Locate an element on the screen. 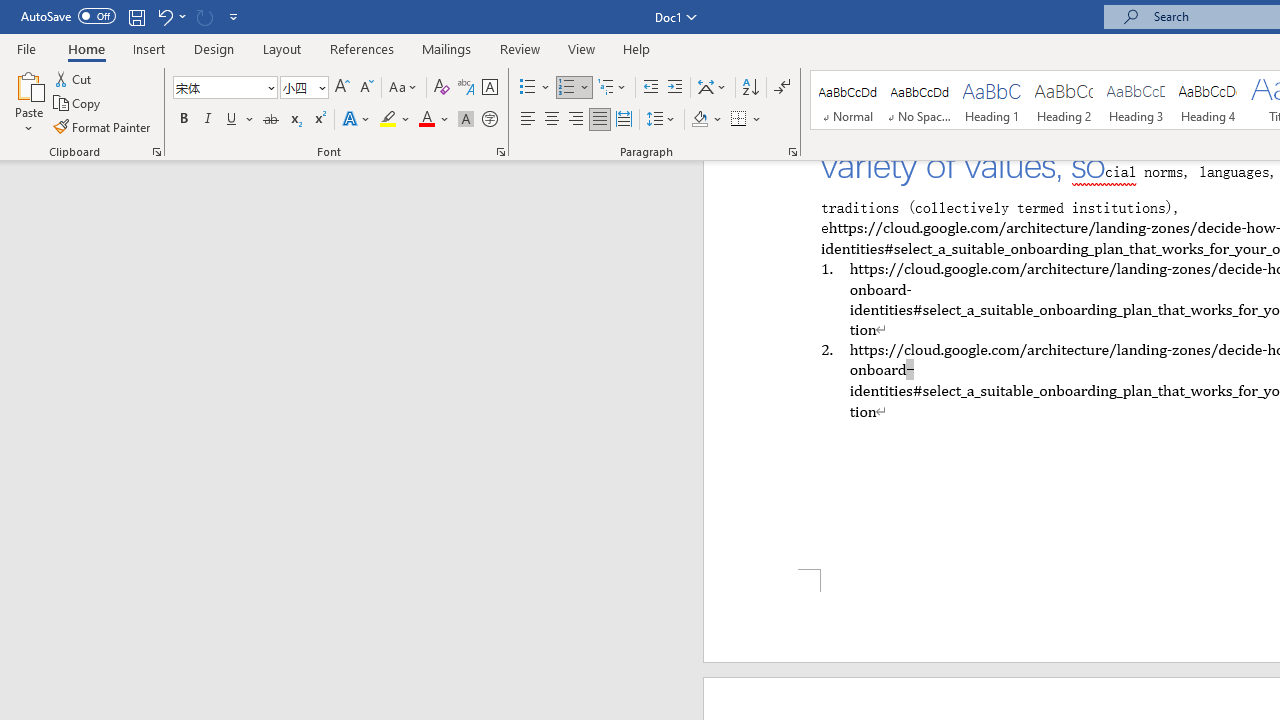 This screenshot has width=1280, height=720. 'Heading 1' is located at coordinates (992, 100).